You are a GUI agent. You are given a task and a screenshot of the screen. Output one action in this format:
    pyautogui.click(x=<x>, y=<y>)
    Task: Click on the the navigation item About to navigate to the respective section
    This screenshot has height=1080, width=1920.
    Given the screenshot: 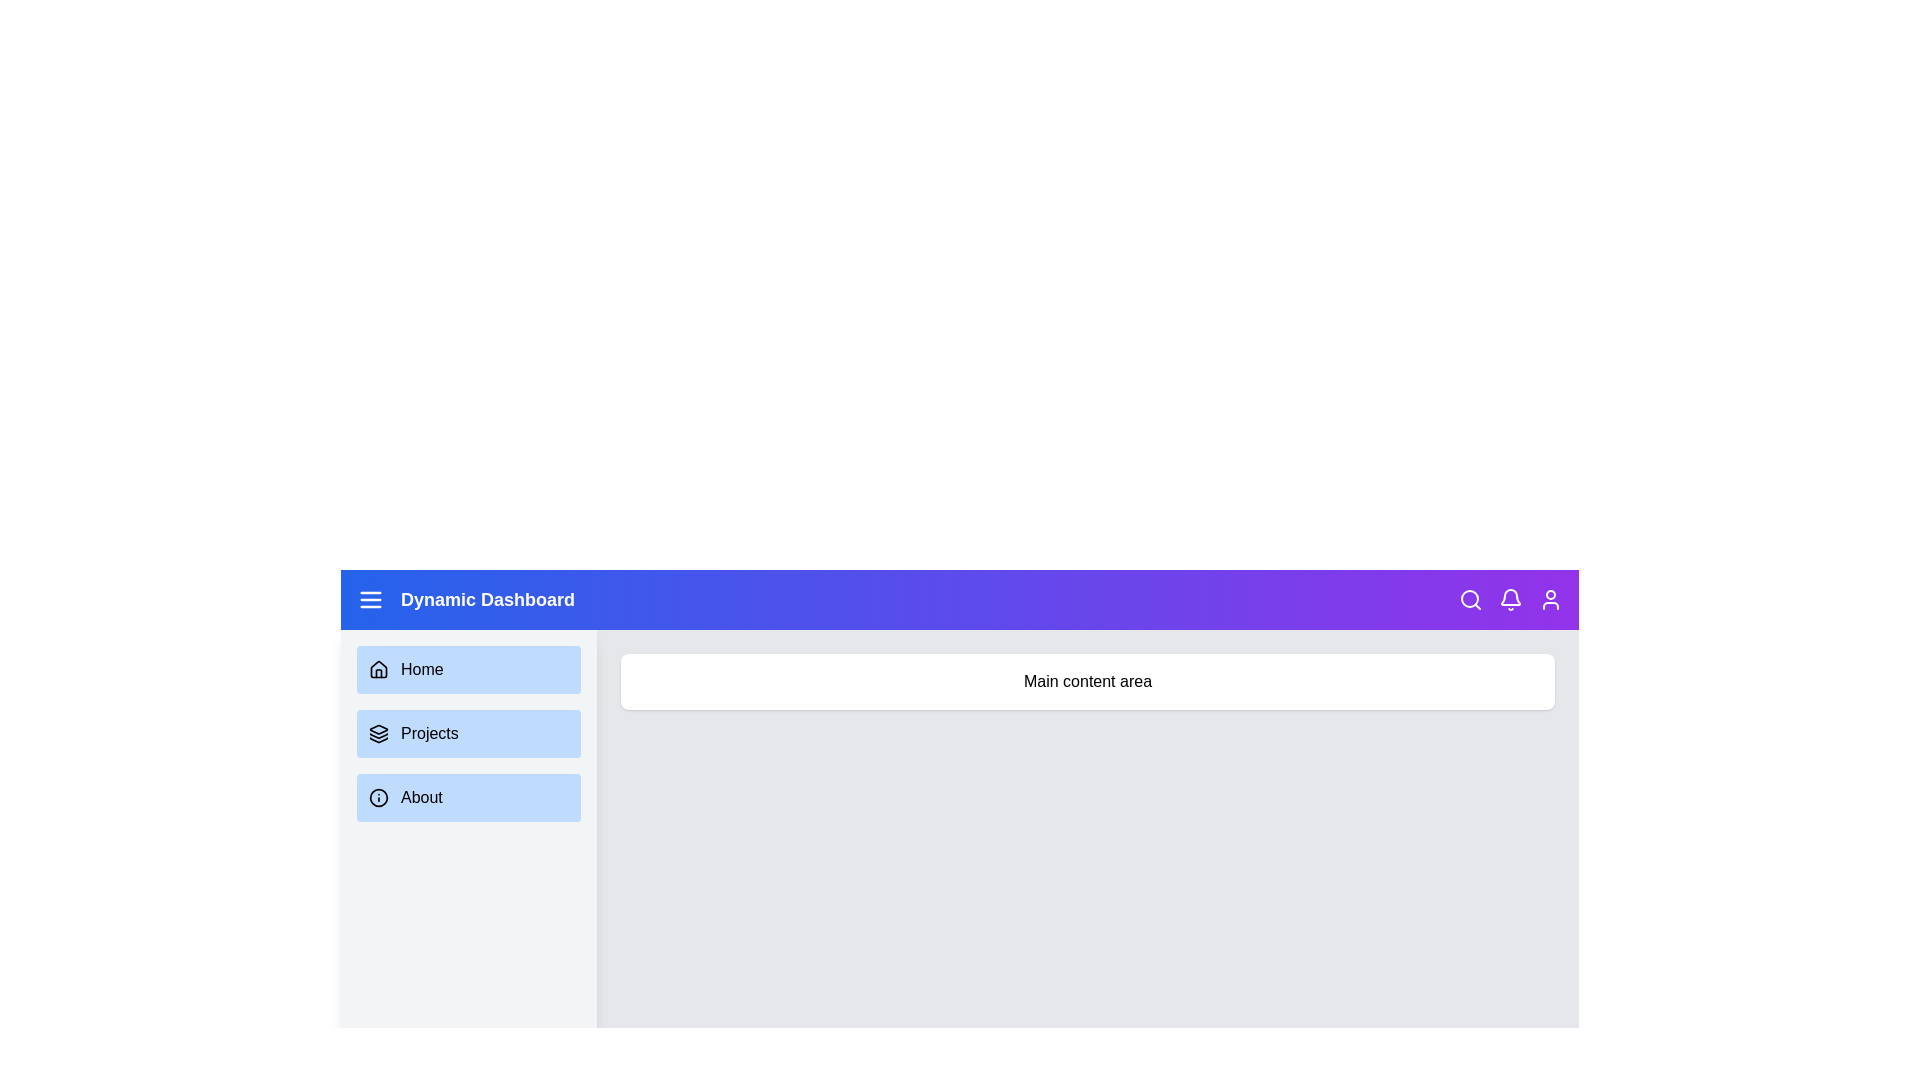 What is the action you would take?
    pyautogui.click(x=468, y=797)
    